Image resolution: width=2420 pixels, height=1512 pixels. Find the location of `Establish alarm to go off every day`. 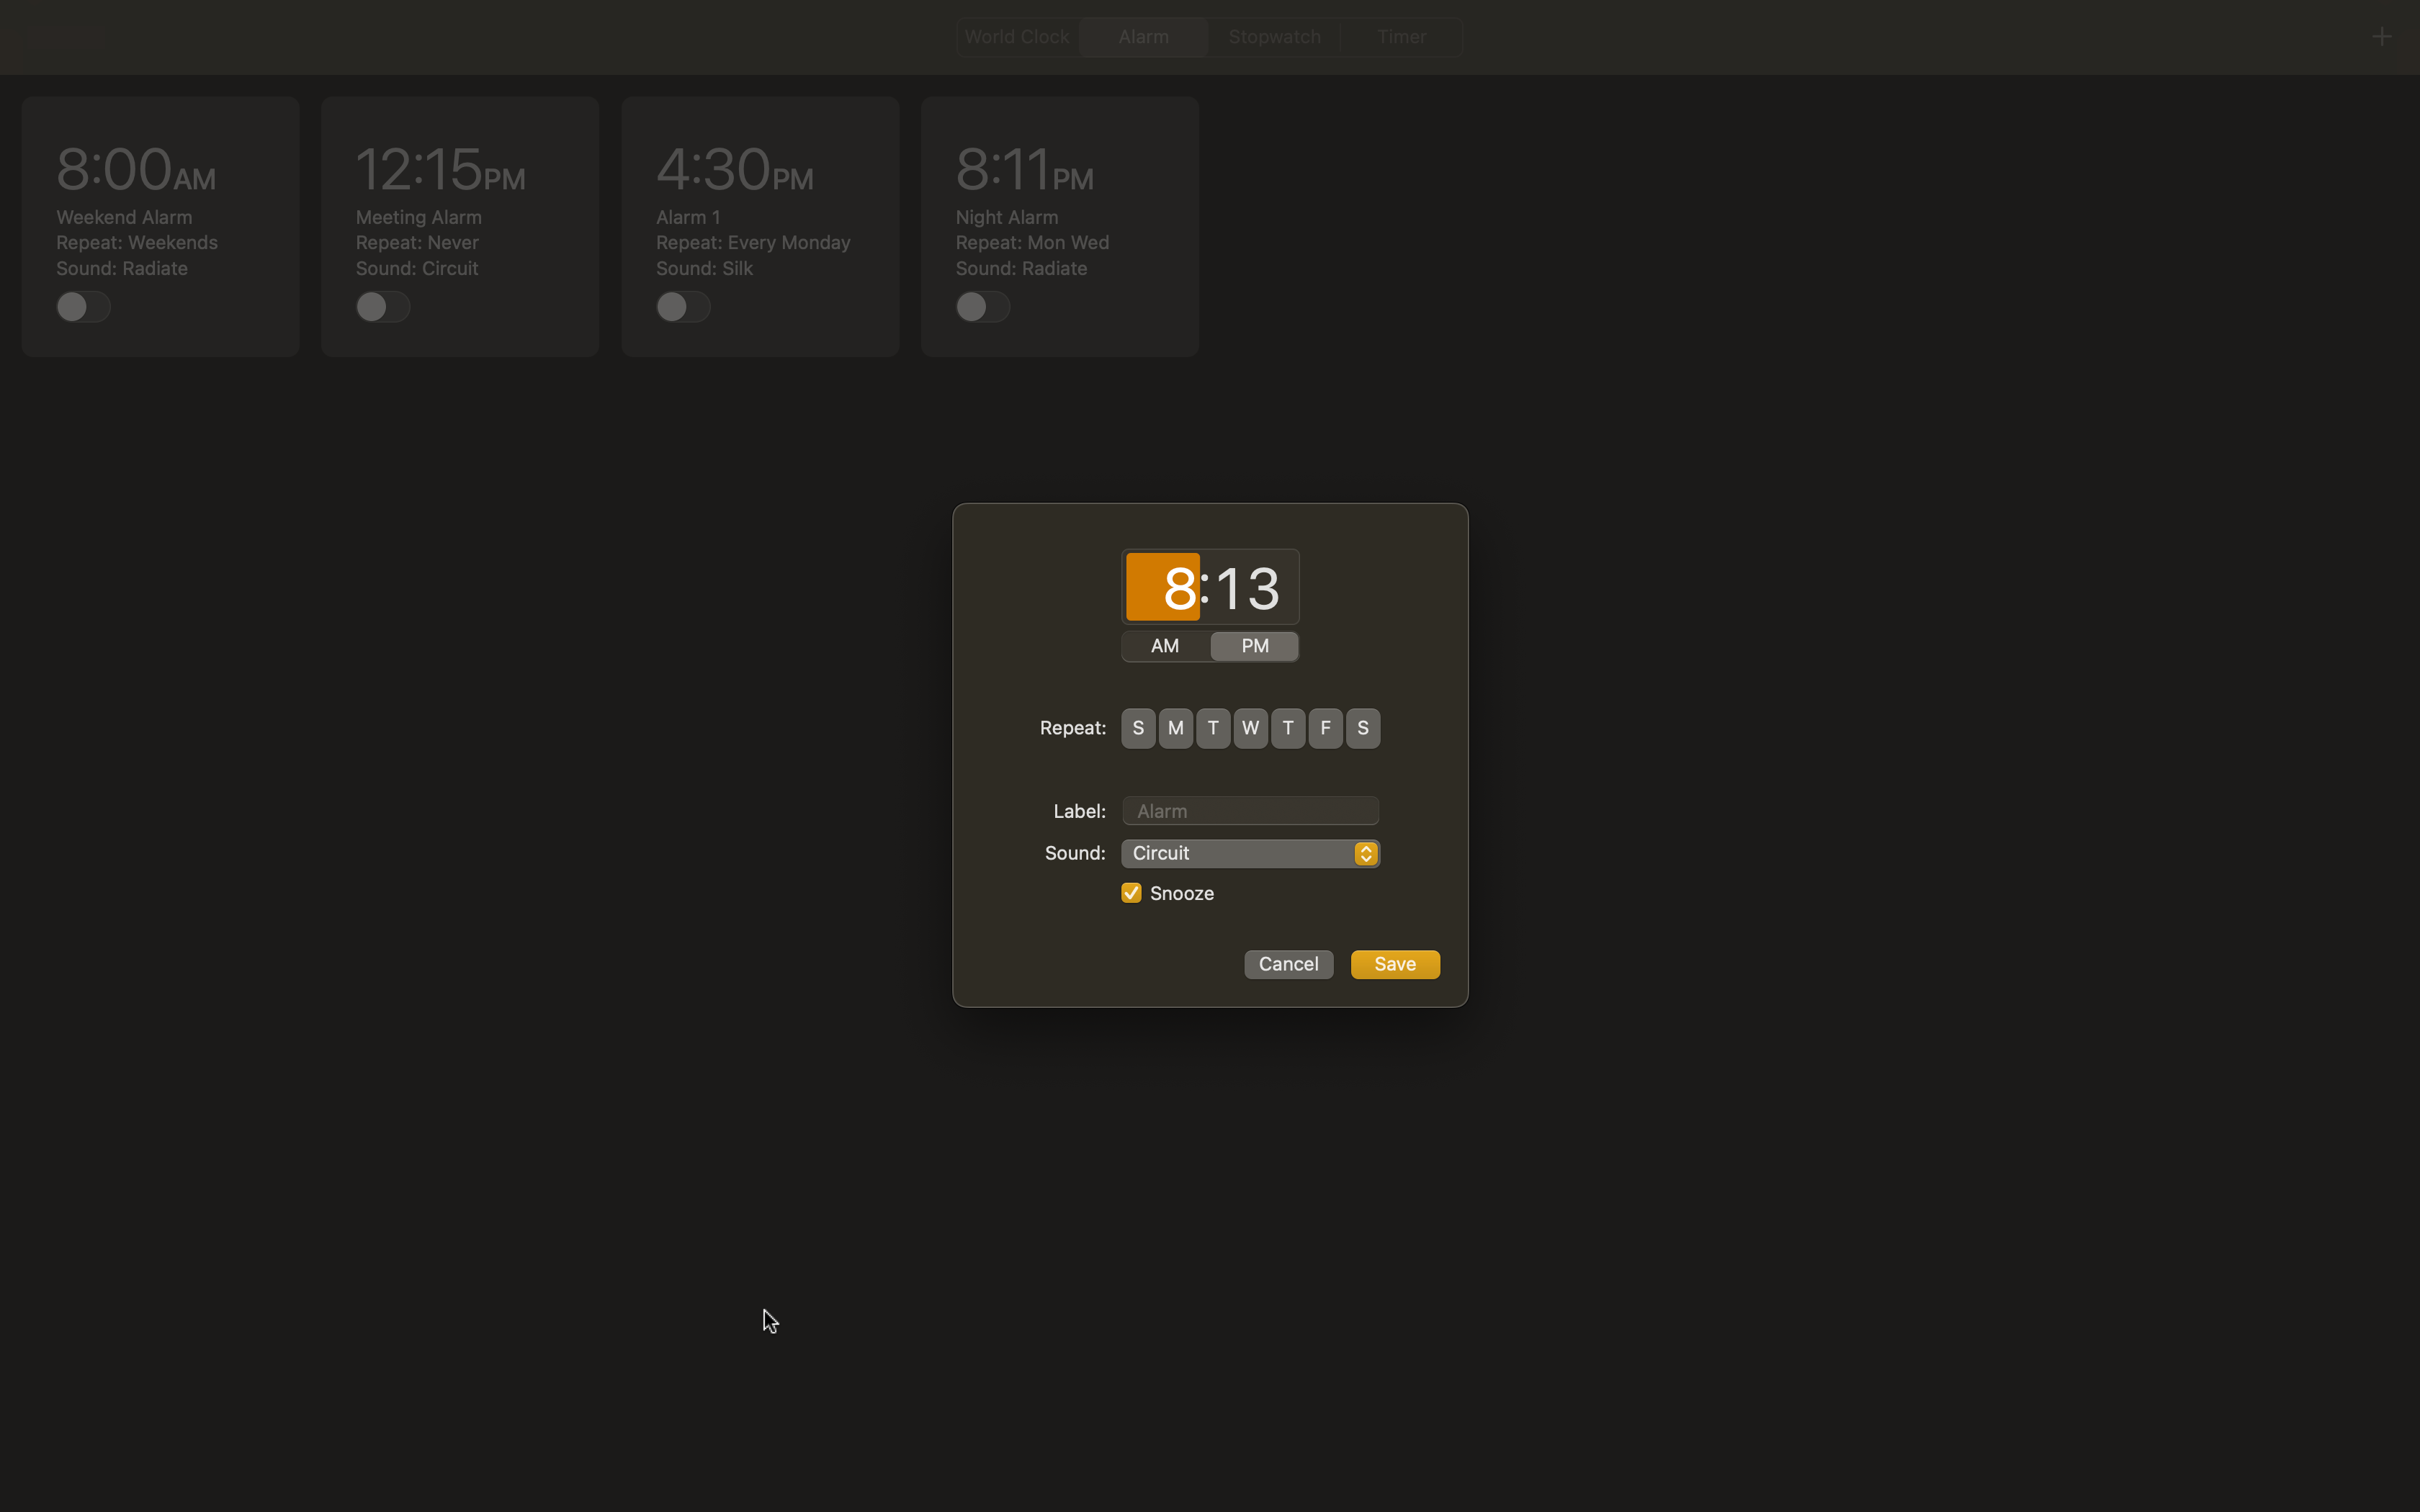

Establish alarm to go off every day is located at coordinates (1137, 727).